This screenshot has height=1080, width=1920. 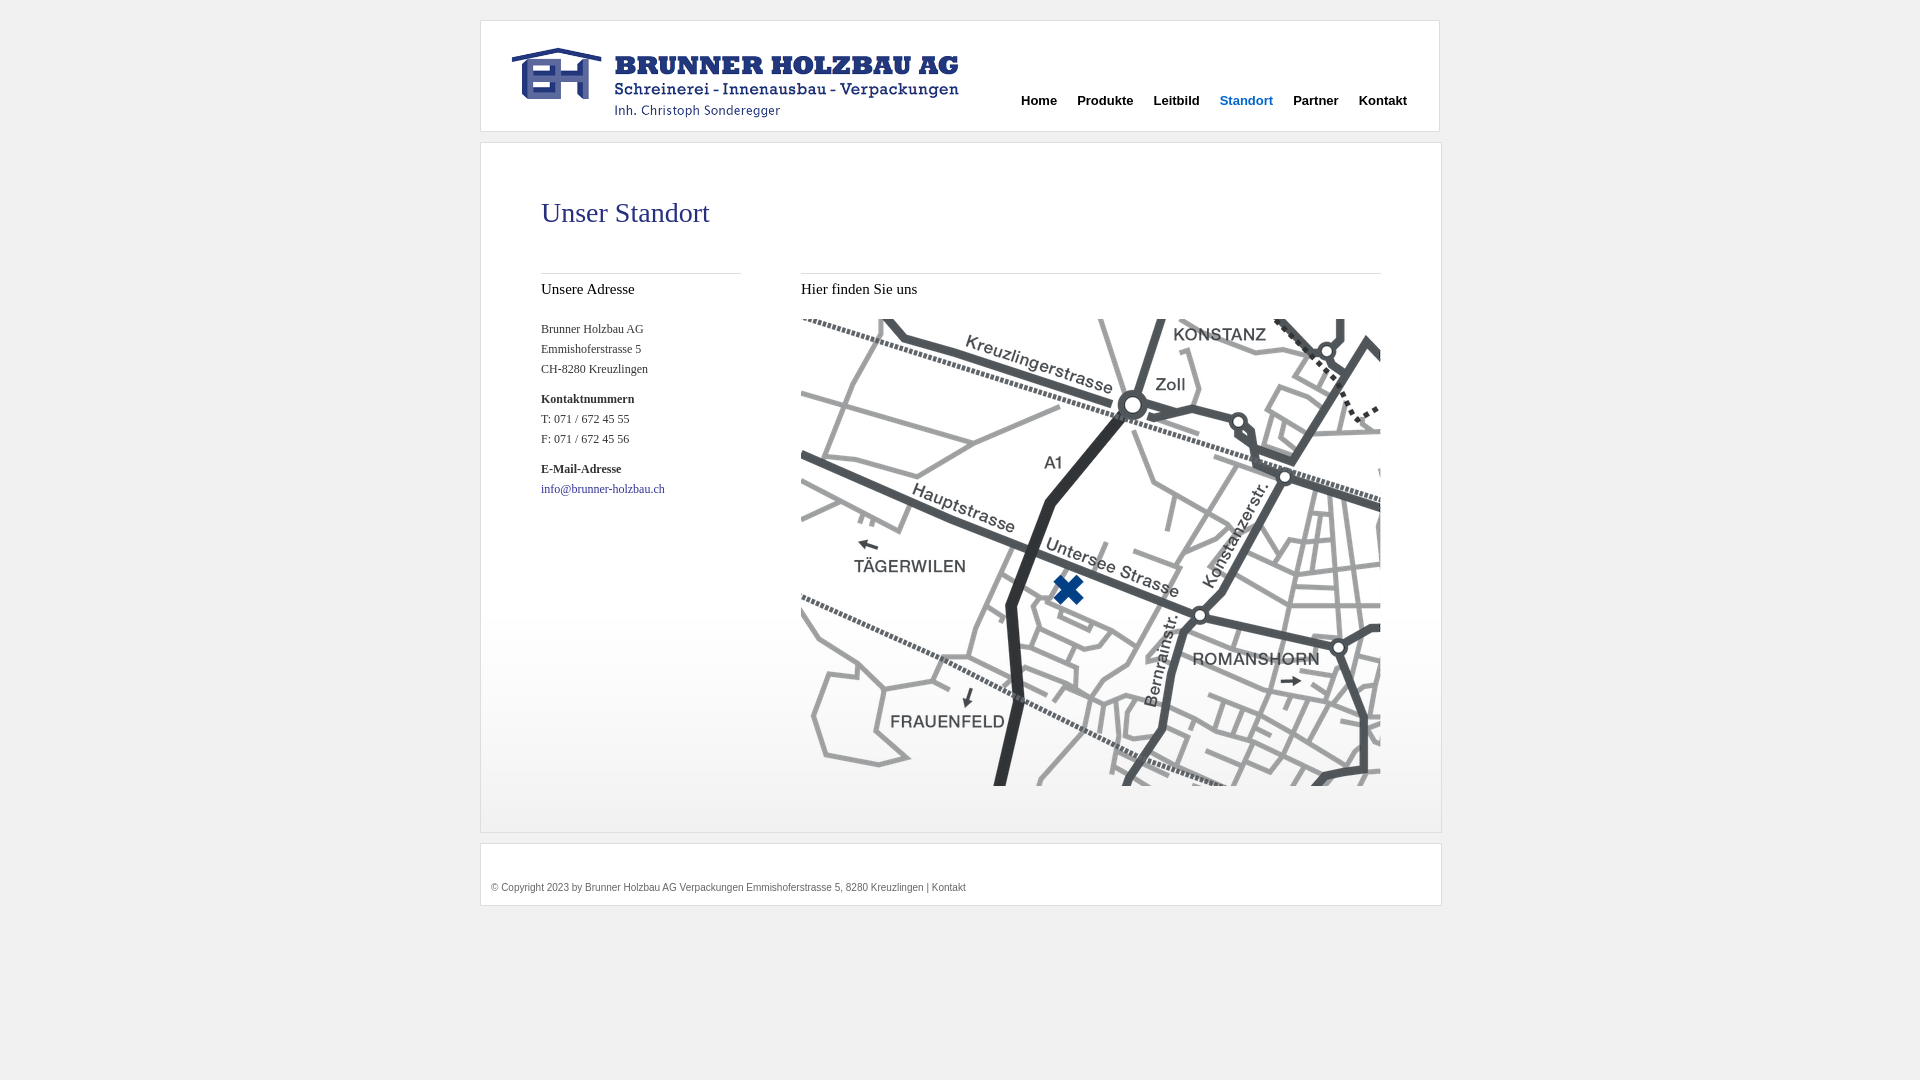 I want to click on 'Partner', so click(x=1315, y=100).